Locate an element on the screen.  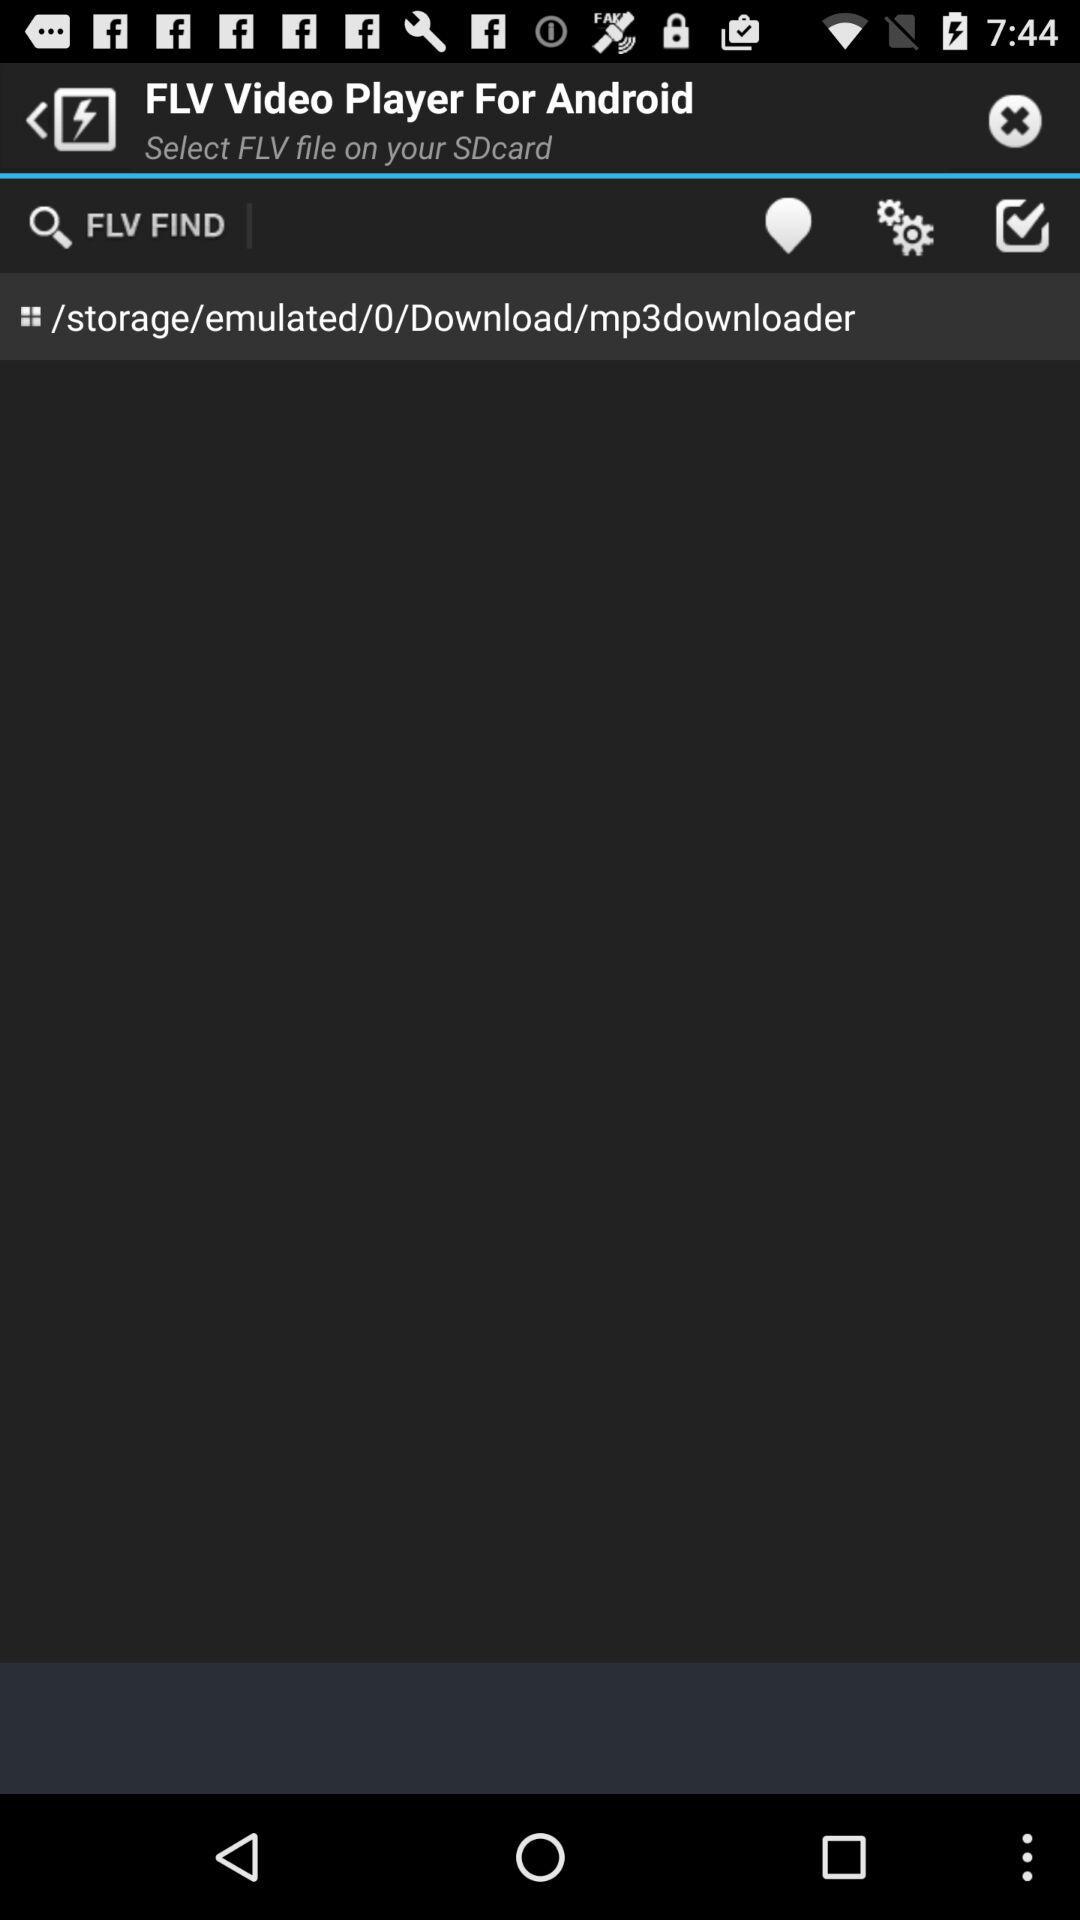
the item next to the flv video player is located at coordinates (64, 116).